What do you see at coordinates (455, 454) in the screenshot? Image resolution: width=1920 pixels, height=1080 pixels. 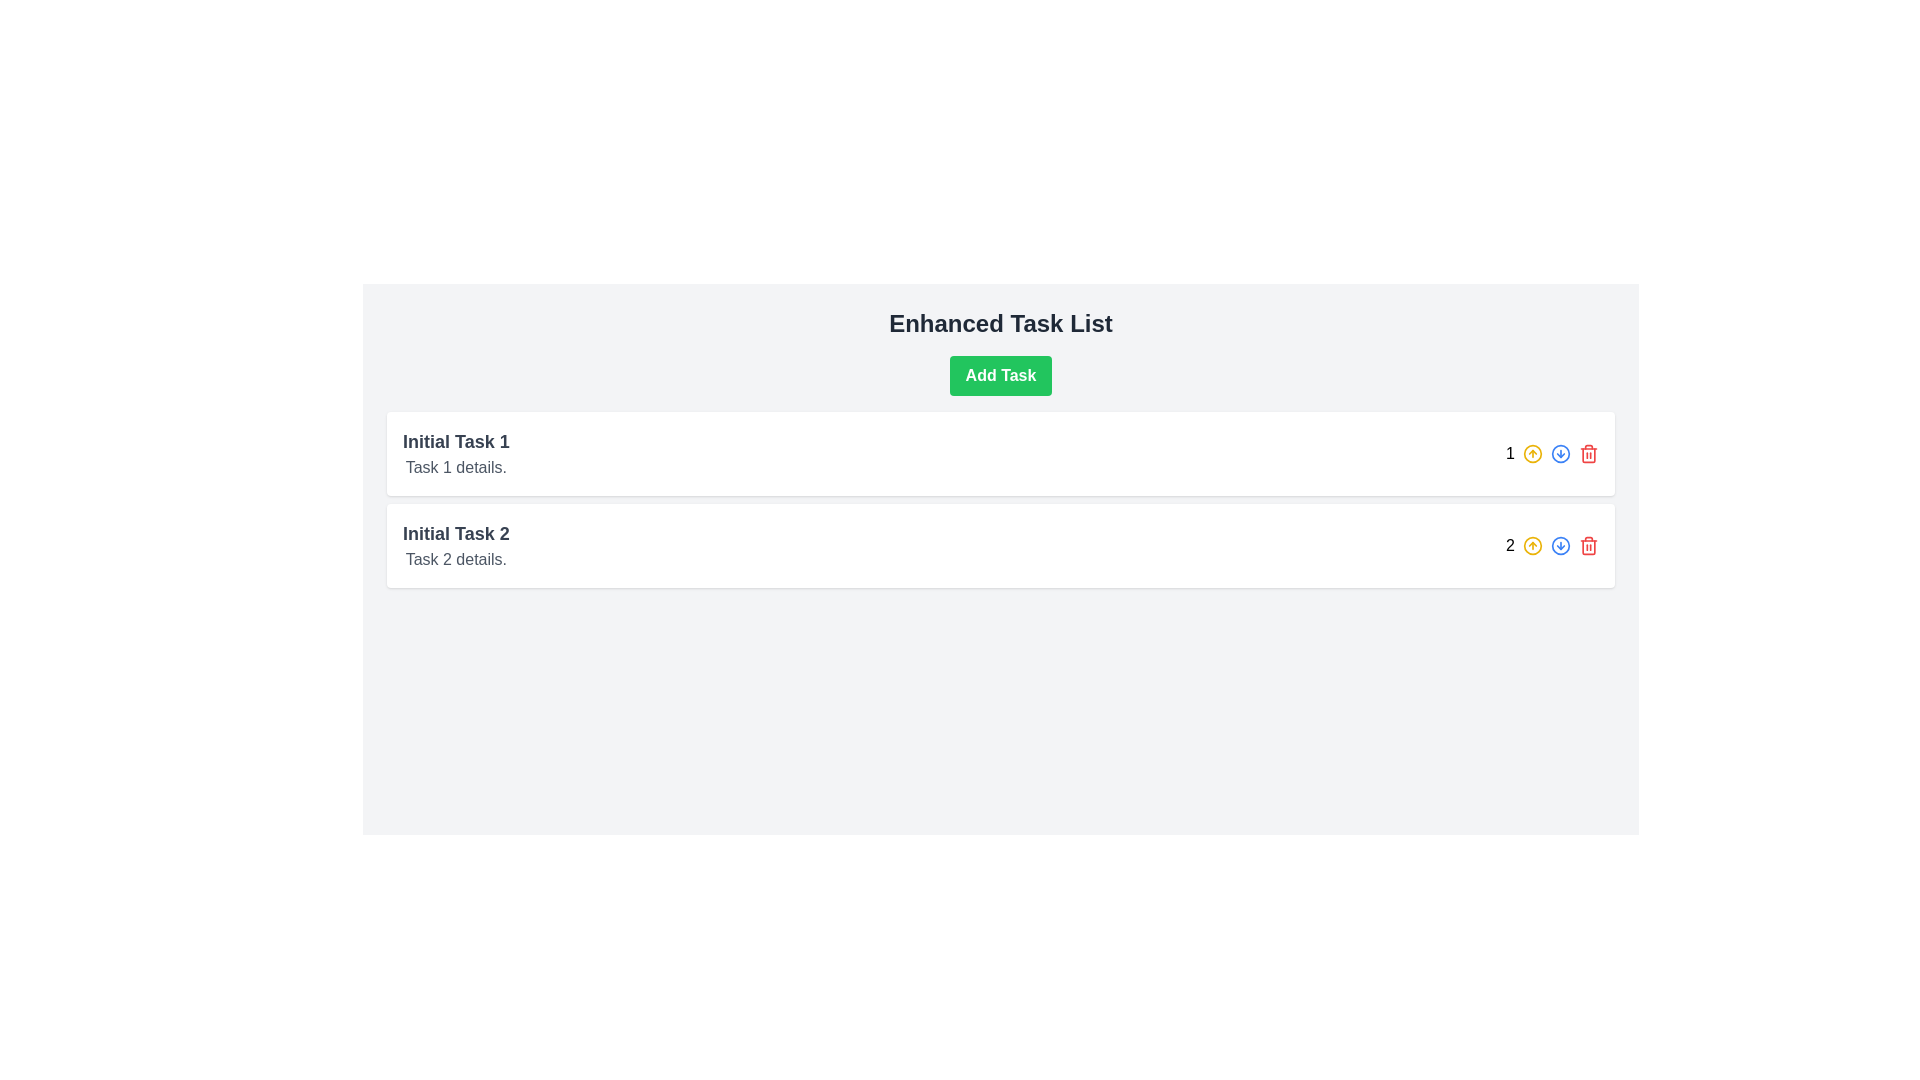 I see `the text block displaying 'Initial Task 1' and 'Task 1 details.' which is the first task item in the vertical list within the card component` at bounding box center [455, 454].